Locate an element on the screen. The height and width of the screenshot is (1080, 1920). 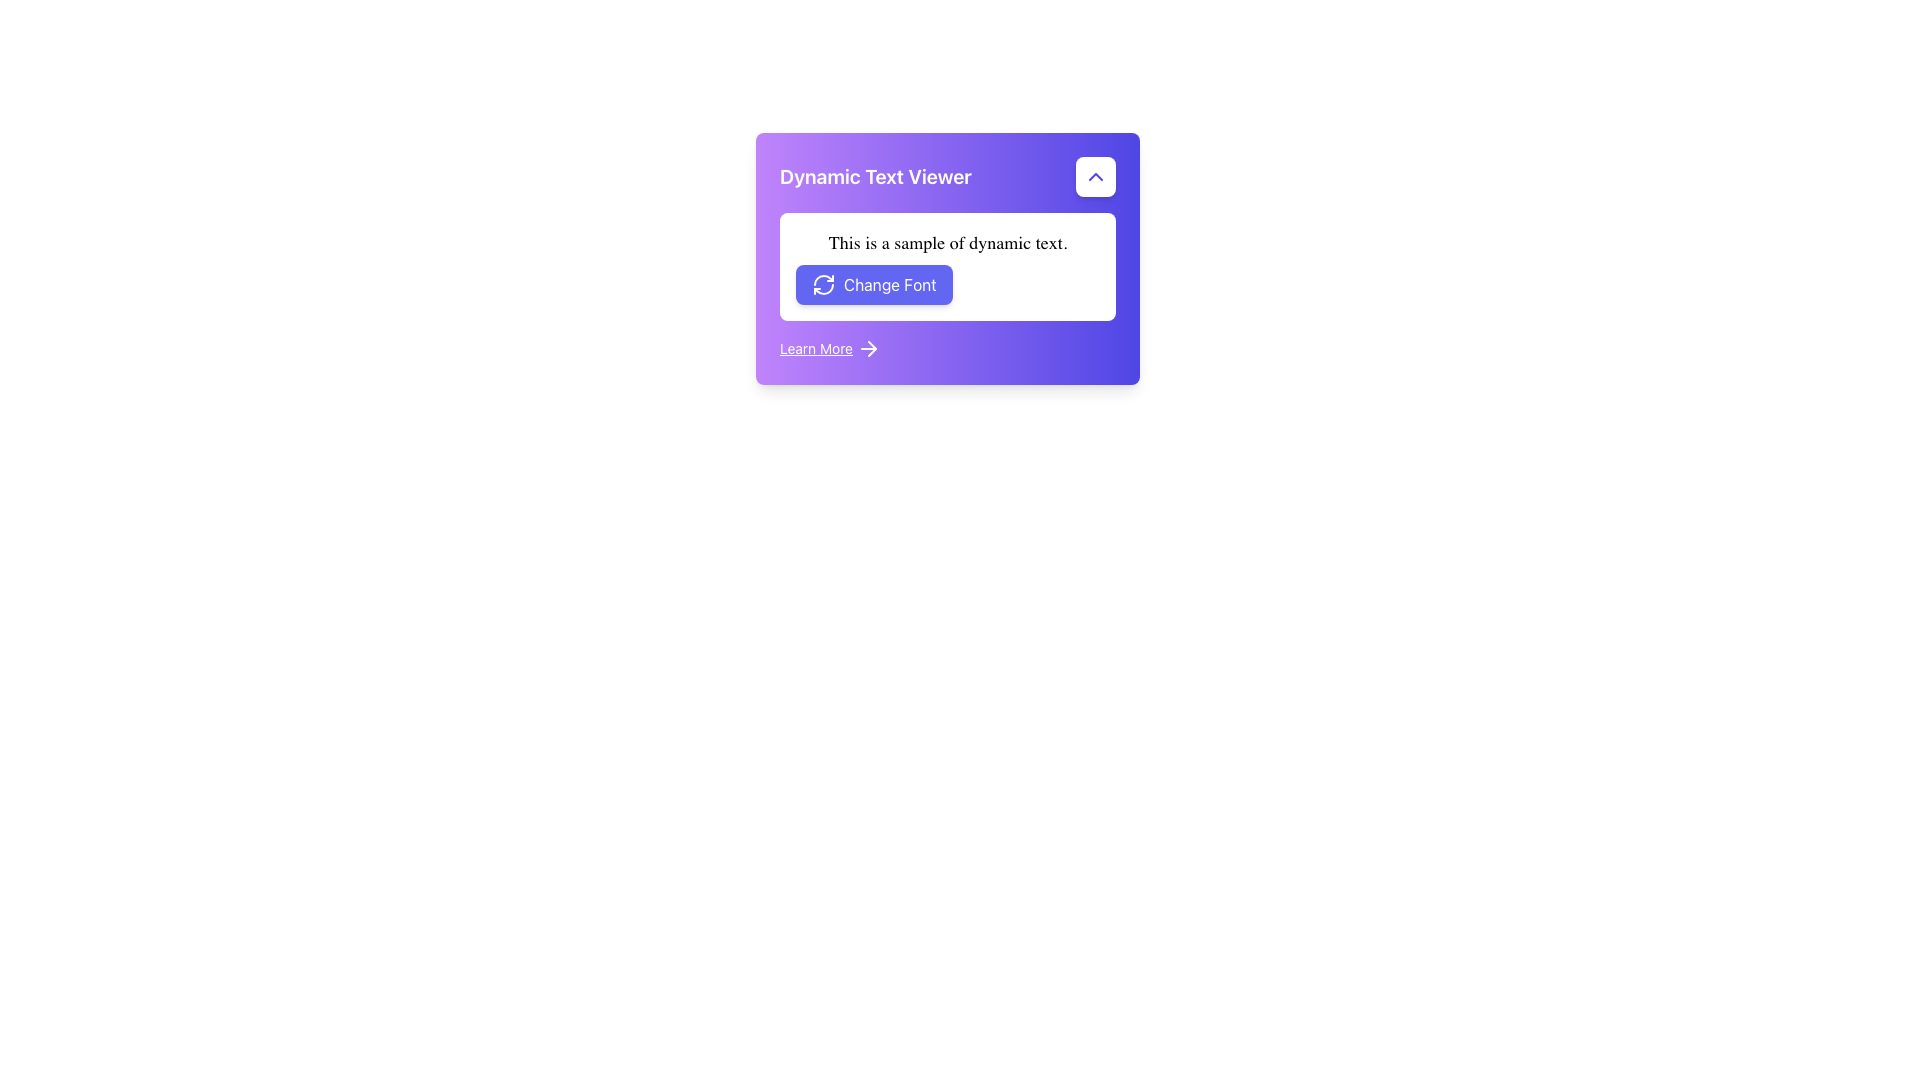
the right-arrow-shaped chevron icon located to the right of the 'Learn More' label in the lower part of the card is located at coordinates (872, 347).